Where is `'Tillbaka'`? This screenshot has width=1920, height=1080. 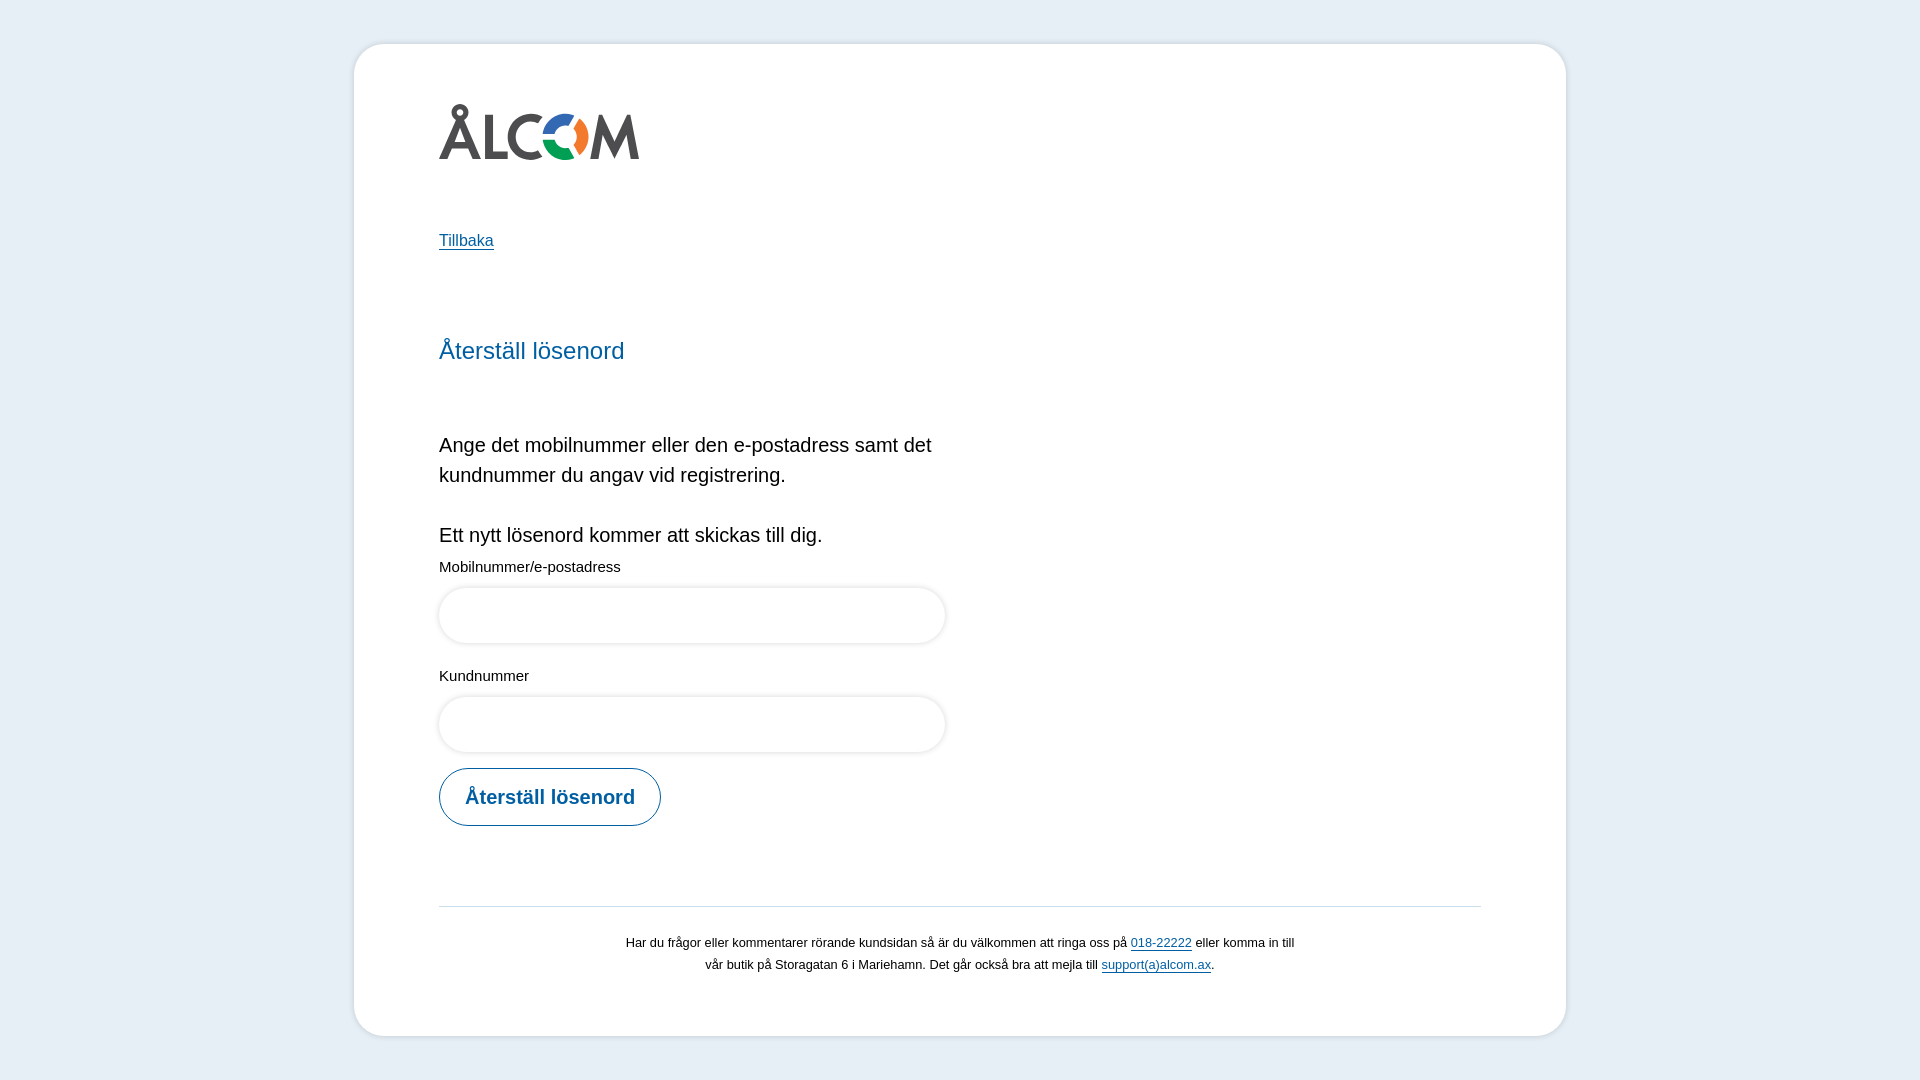 'Tillbaka' is located at coordinates (437, 239).